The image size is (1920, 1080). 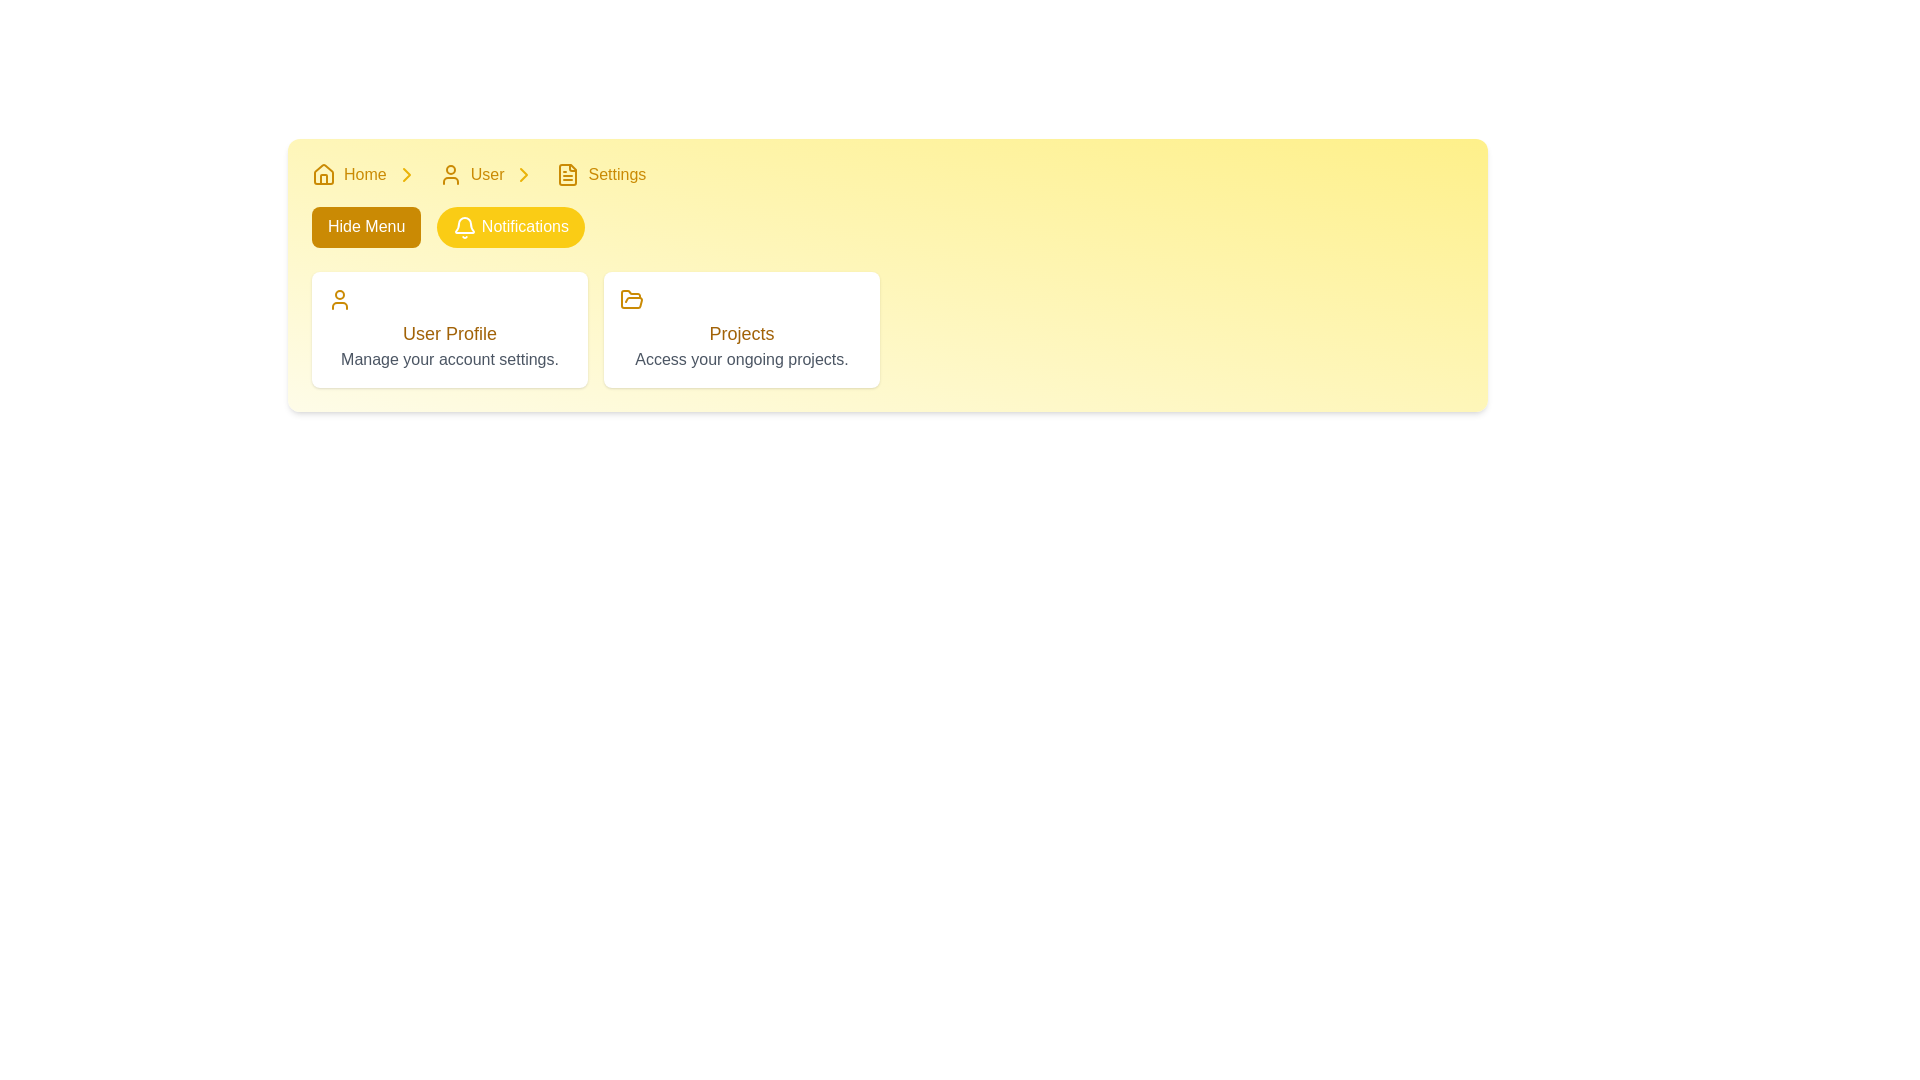 What do you see at coordinates (631, 299) in the screenshot?
I see `the yellow folder icon in the navigation UI` at bounding box center [631, 299].